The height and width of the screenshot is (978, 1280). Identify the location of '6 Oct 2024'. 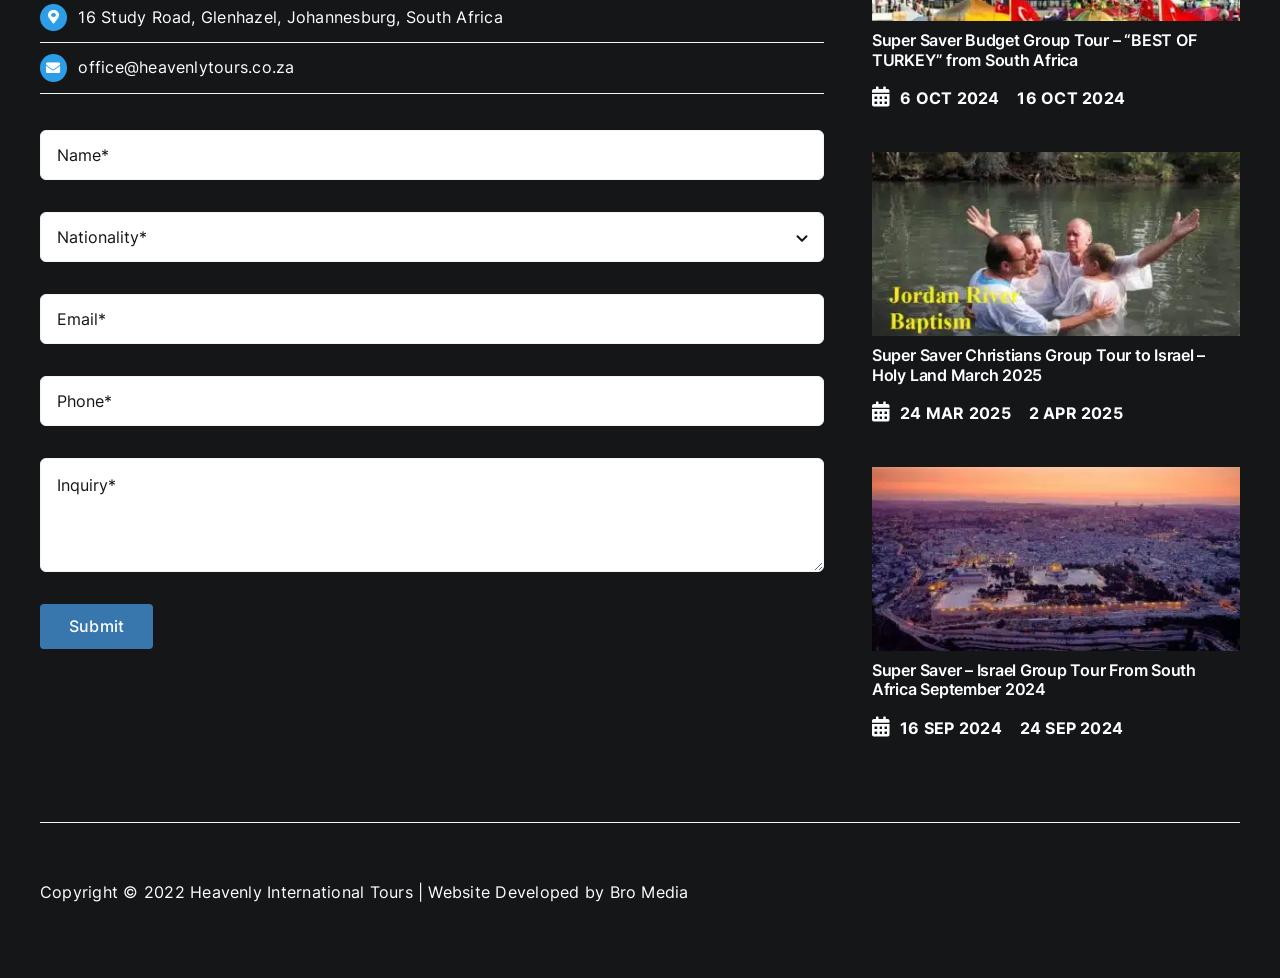
(948, 97).